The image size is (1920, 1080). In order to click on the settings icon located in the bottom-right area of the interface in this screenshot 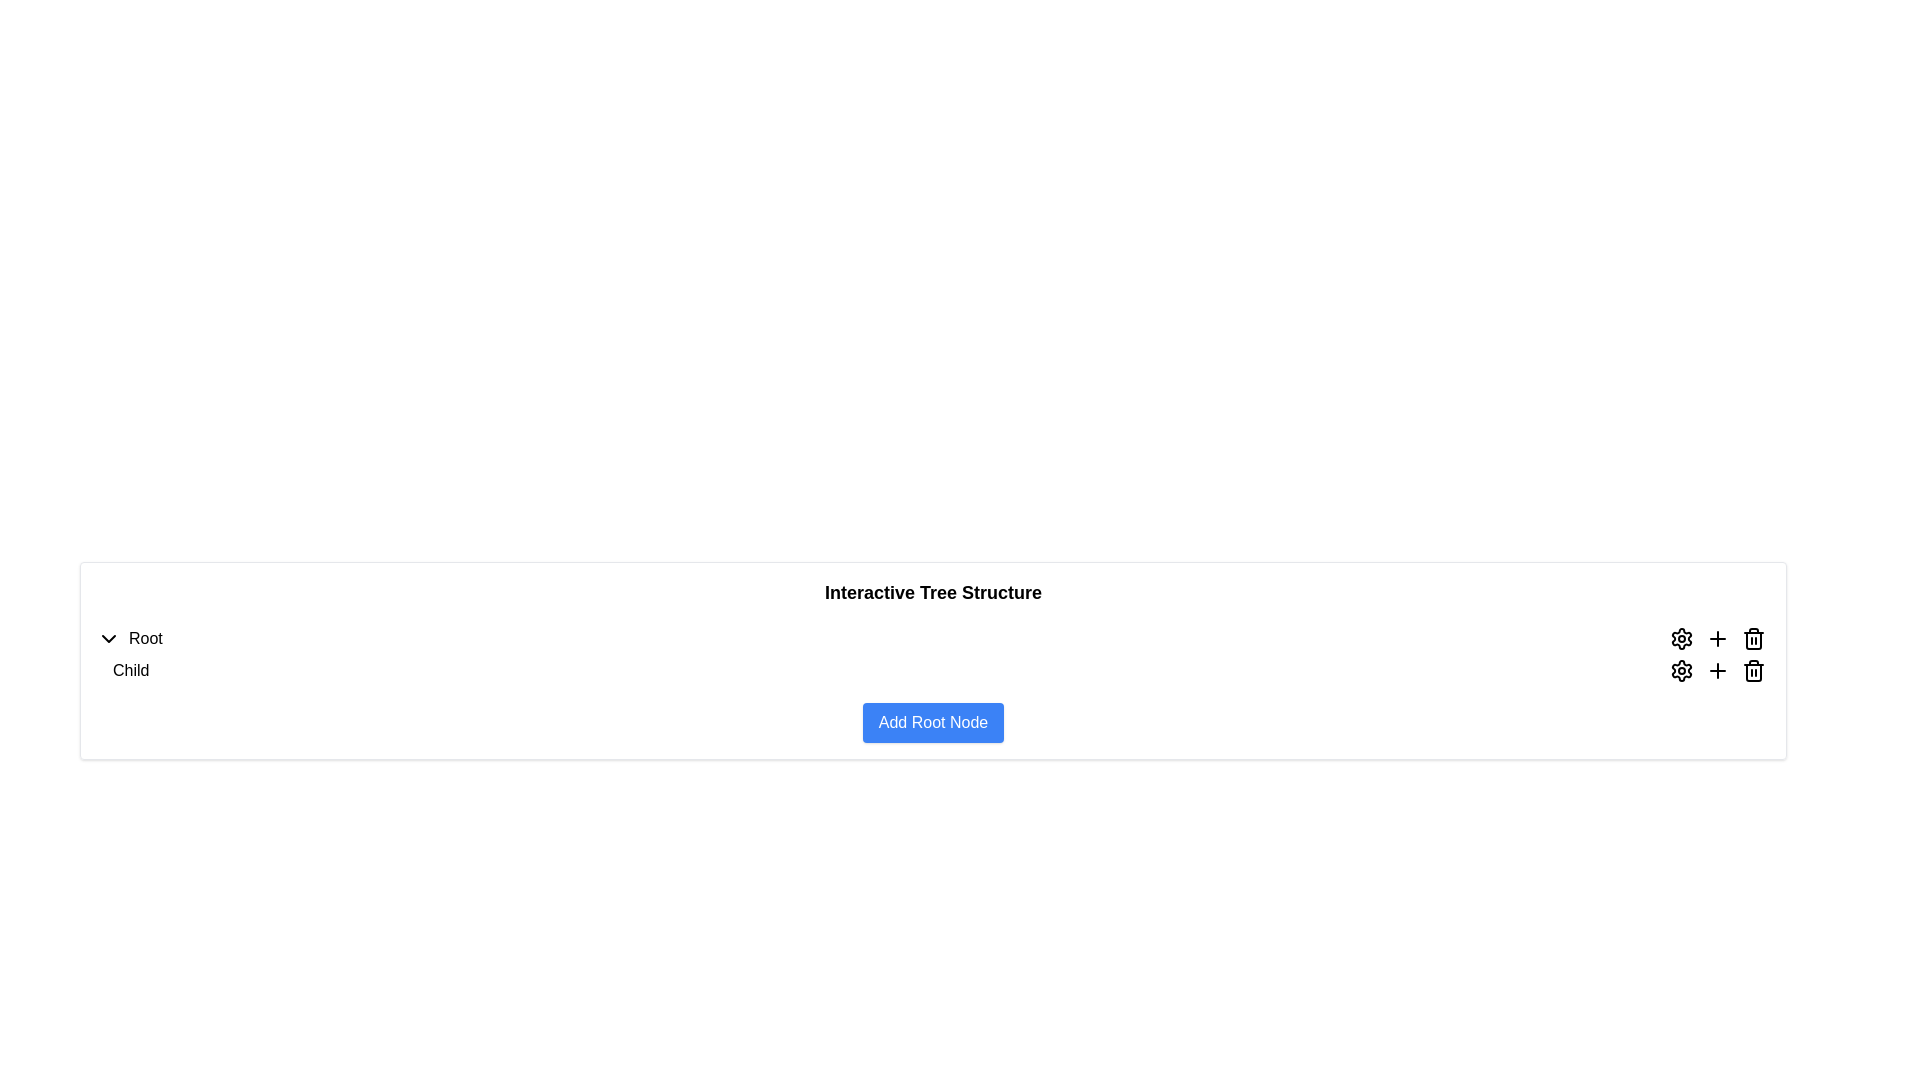, I will do `click(1680, 639)`.